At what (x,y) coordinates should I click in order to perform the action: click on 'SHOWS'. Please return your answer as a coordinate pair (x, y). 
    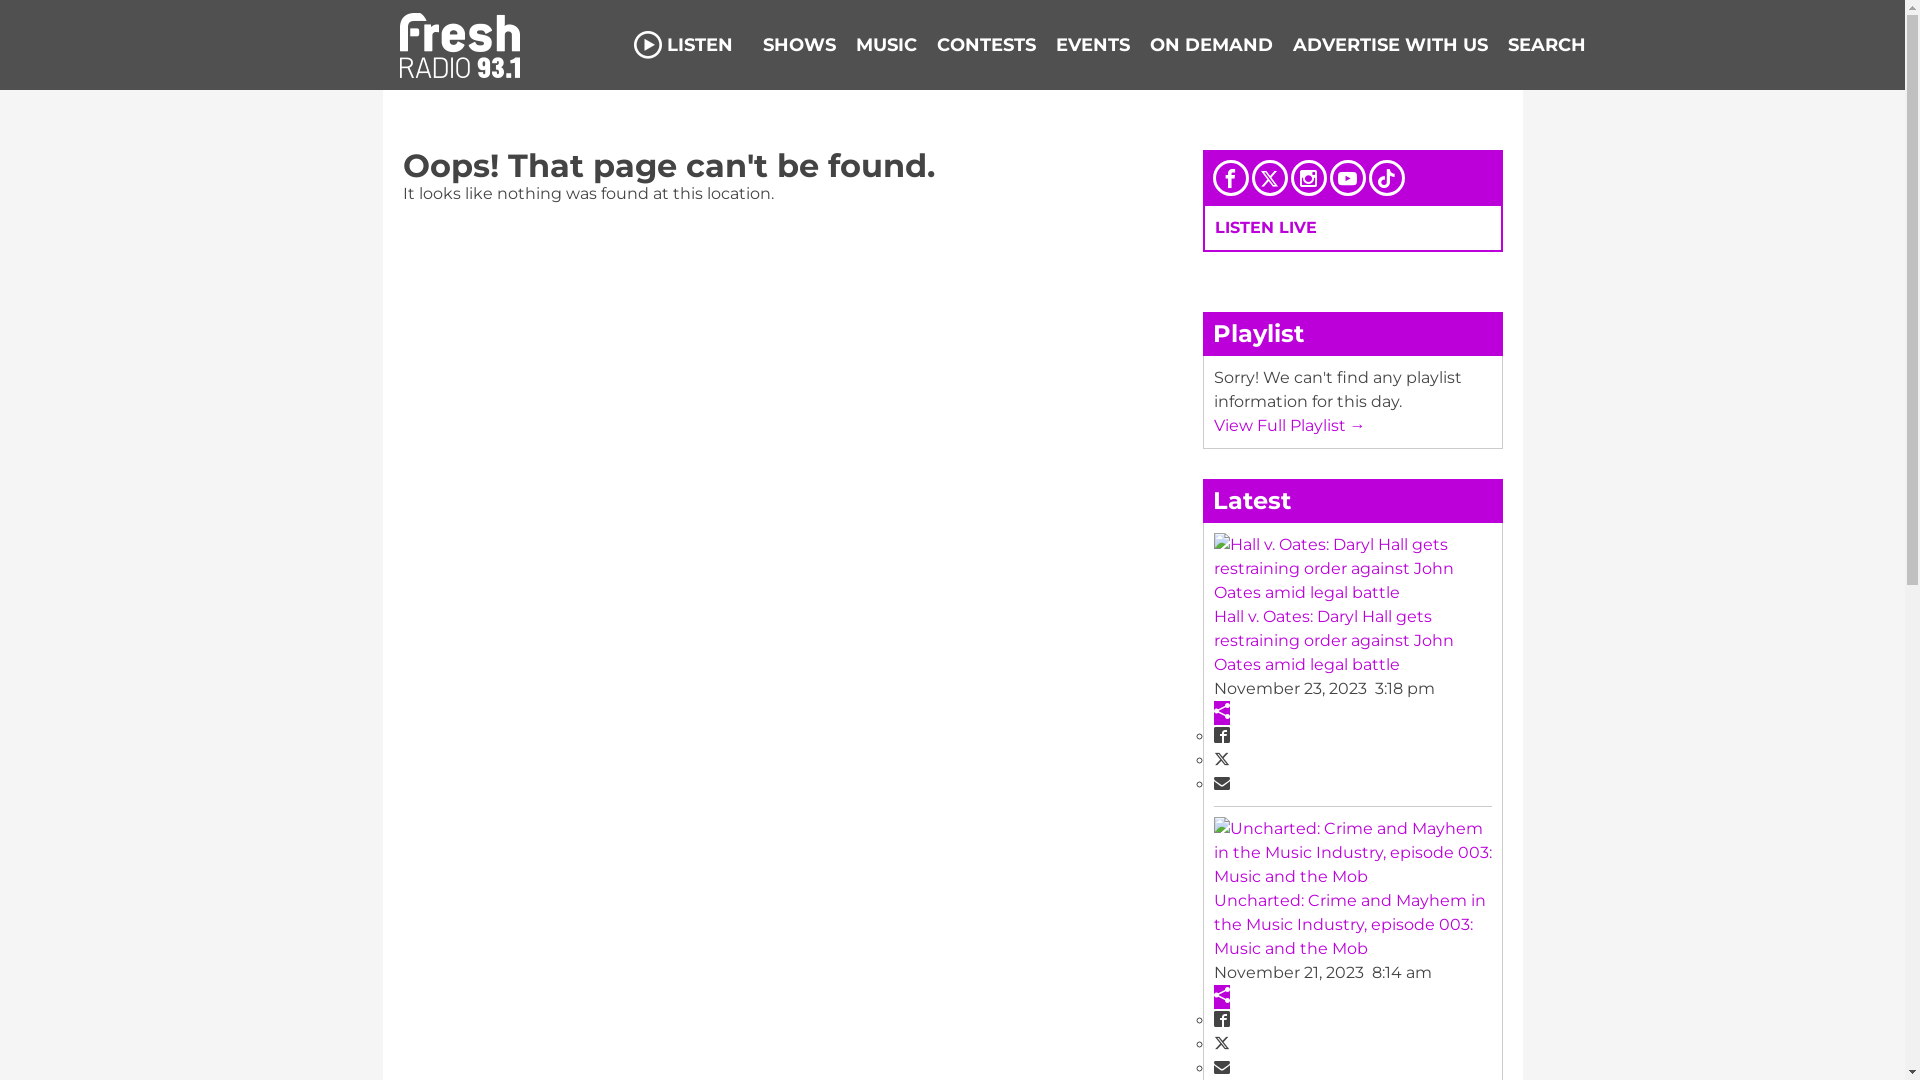
    Looking at the image, I should click on (797, 45).